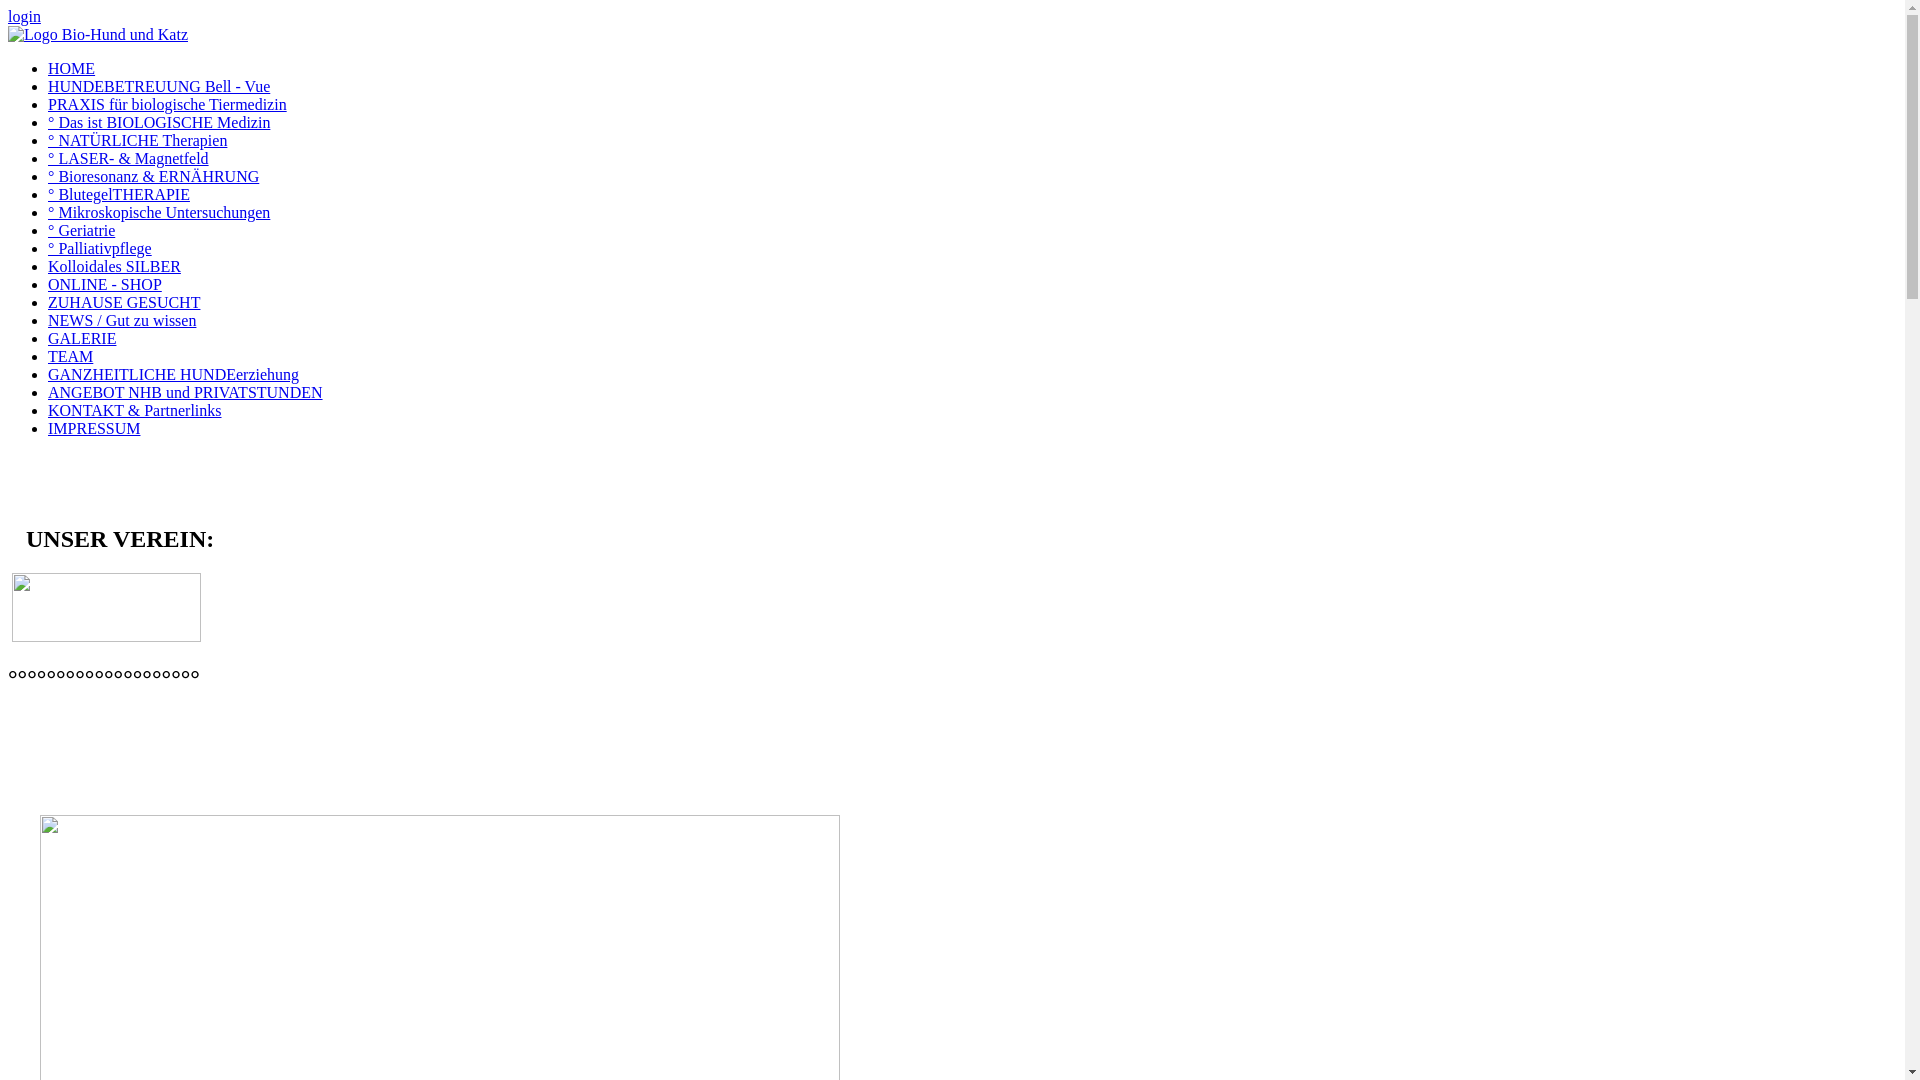  Describe the element at coordinates (120, 319) in the screenshot. I see `'NEWS / Gut zu wissen'` at that location.